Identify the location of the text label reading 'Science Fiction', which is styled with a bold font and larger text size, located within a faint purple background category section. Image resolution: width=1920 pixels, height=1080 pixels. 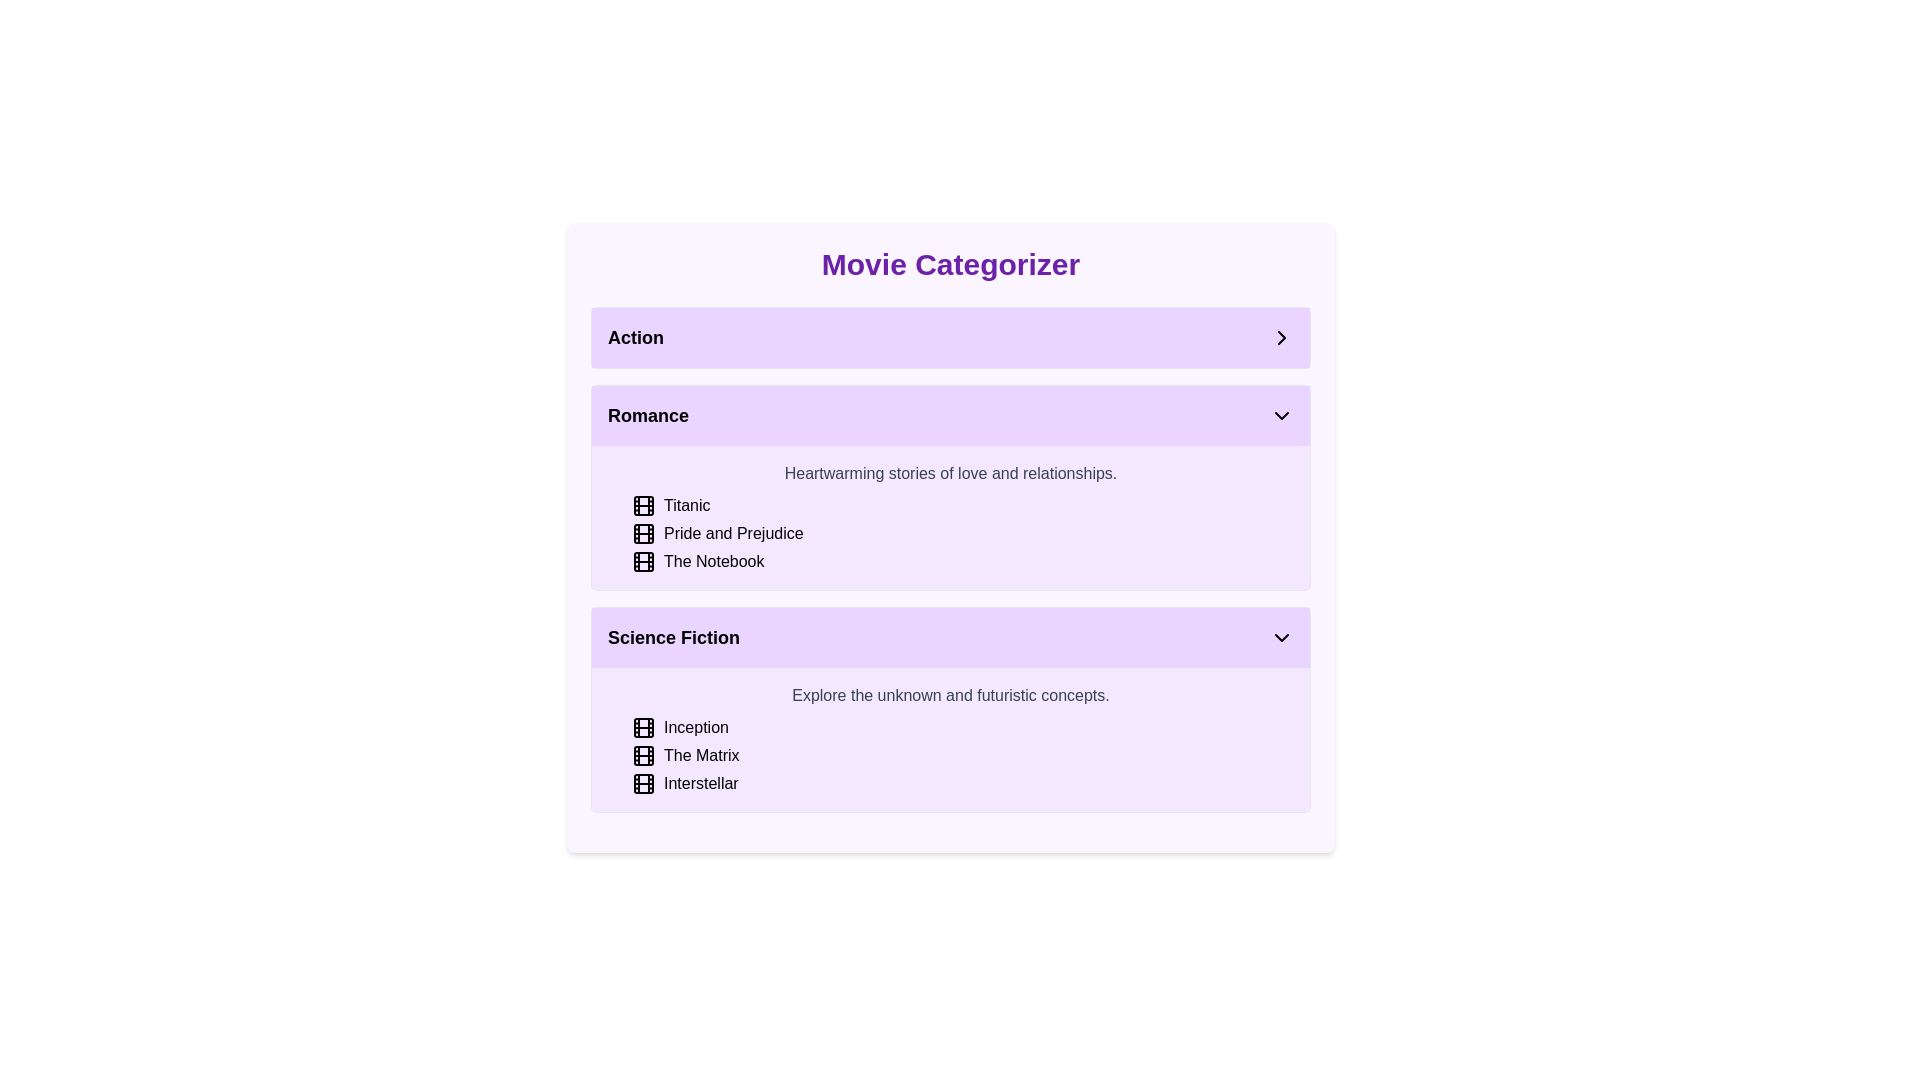
(674, 637).